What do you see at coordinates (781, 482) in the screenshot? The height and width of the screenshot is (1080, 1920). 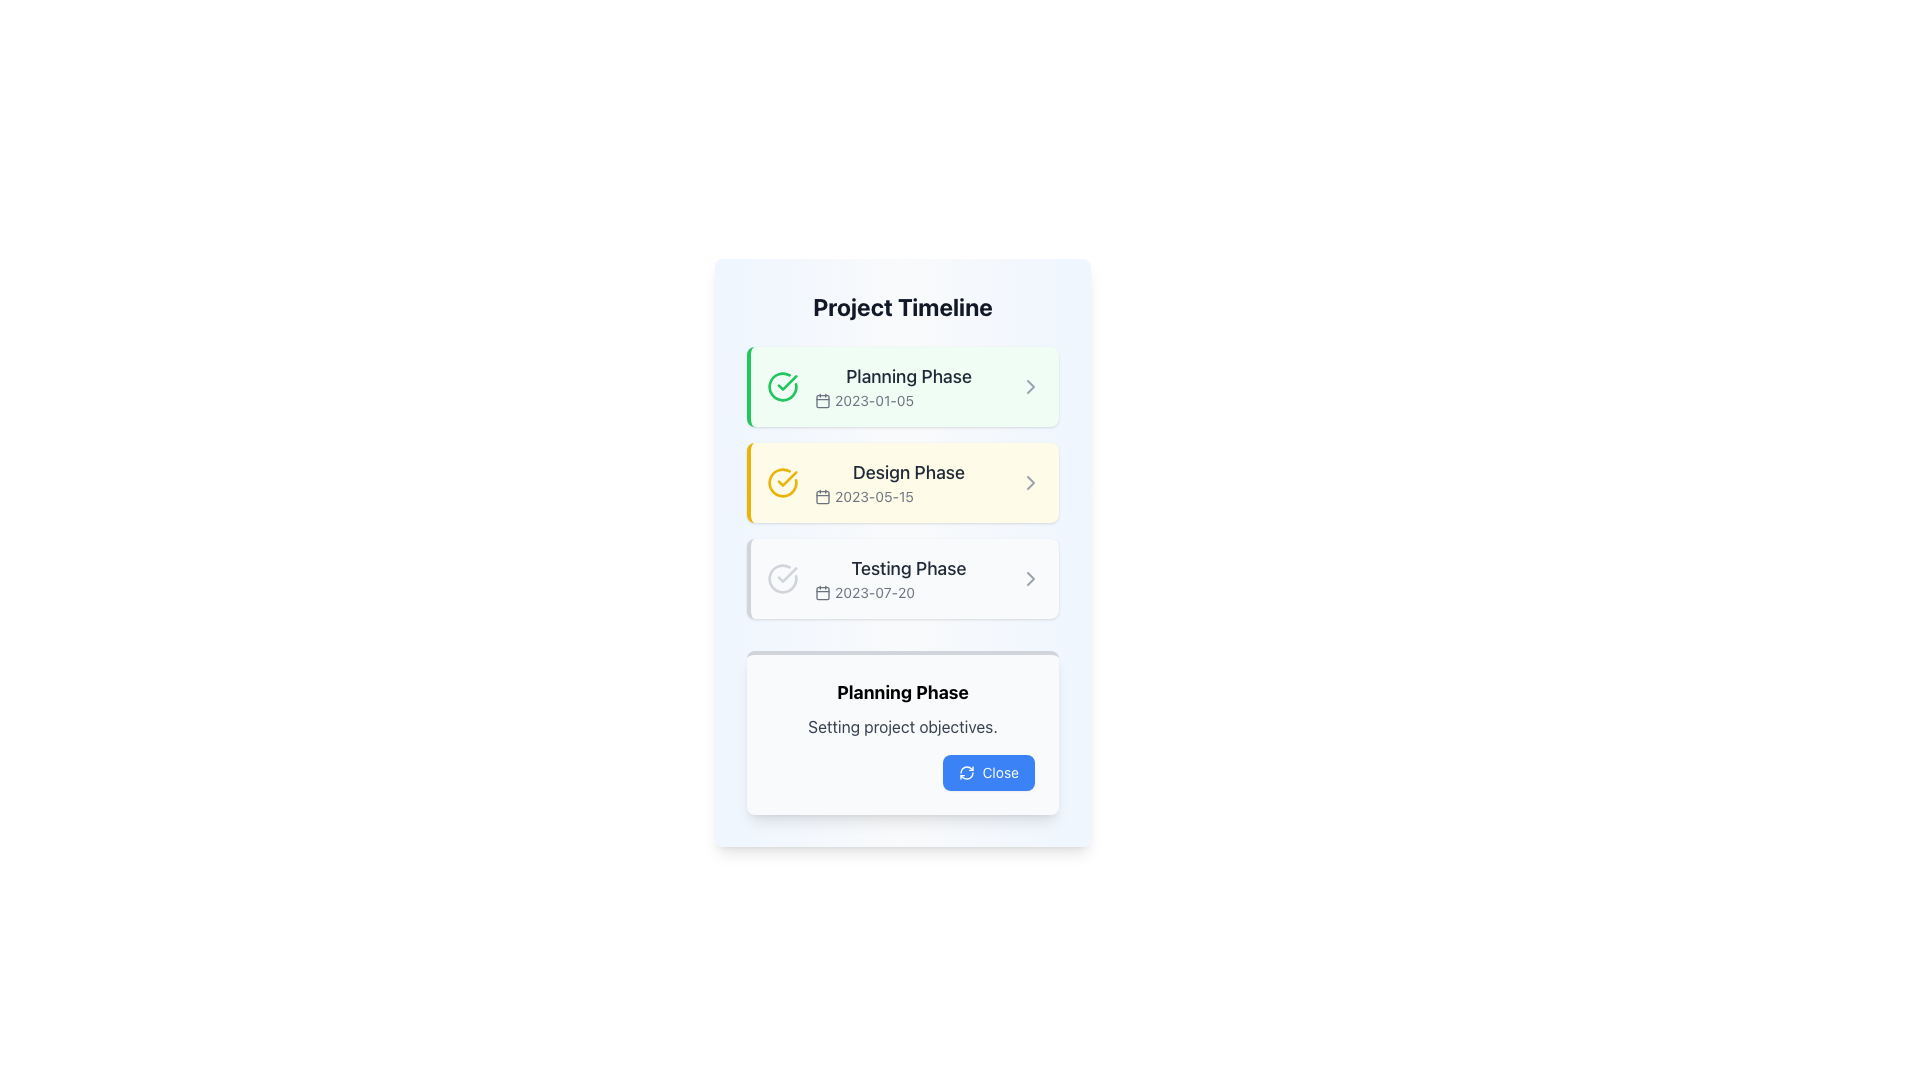 I see `the confirmation icon indicating the completion of the 'Design Phase' within the timeline interface, located next to the 'Design Phase' text` at bounding box center [781, 482].